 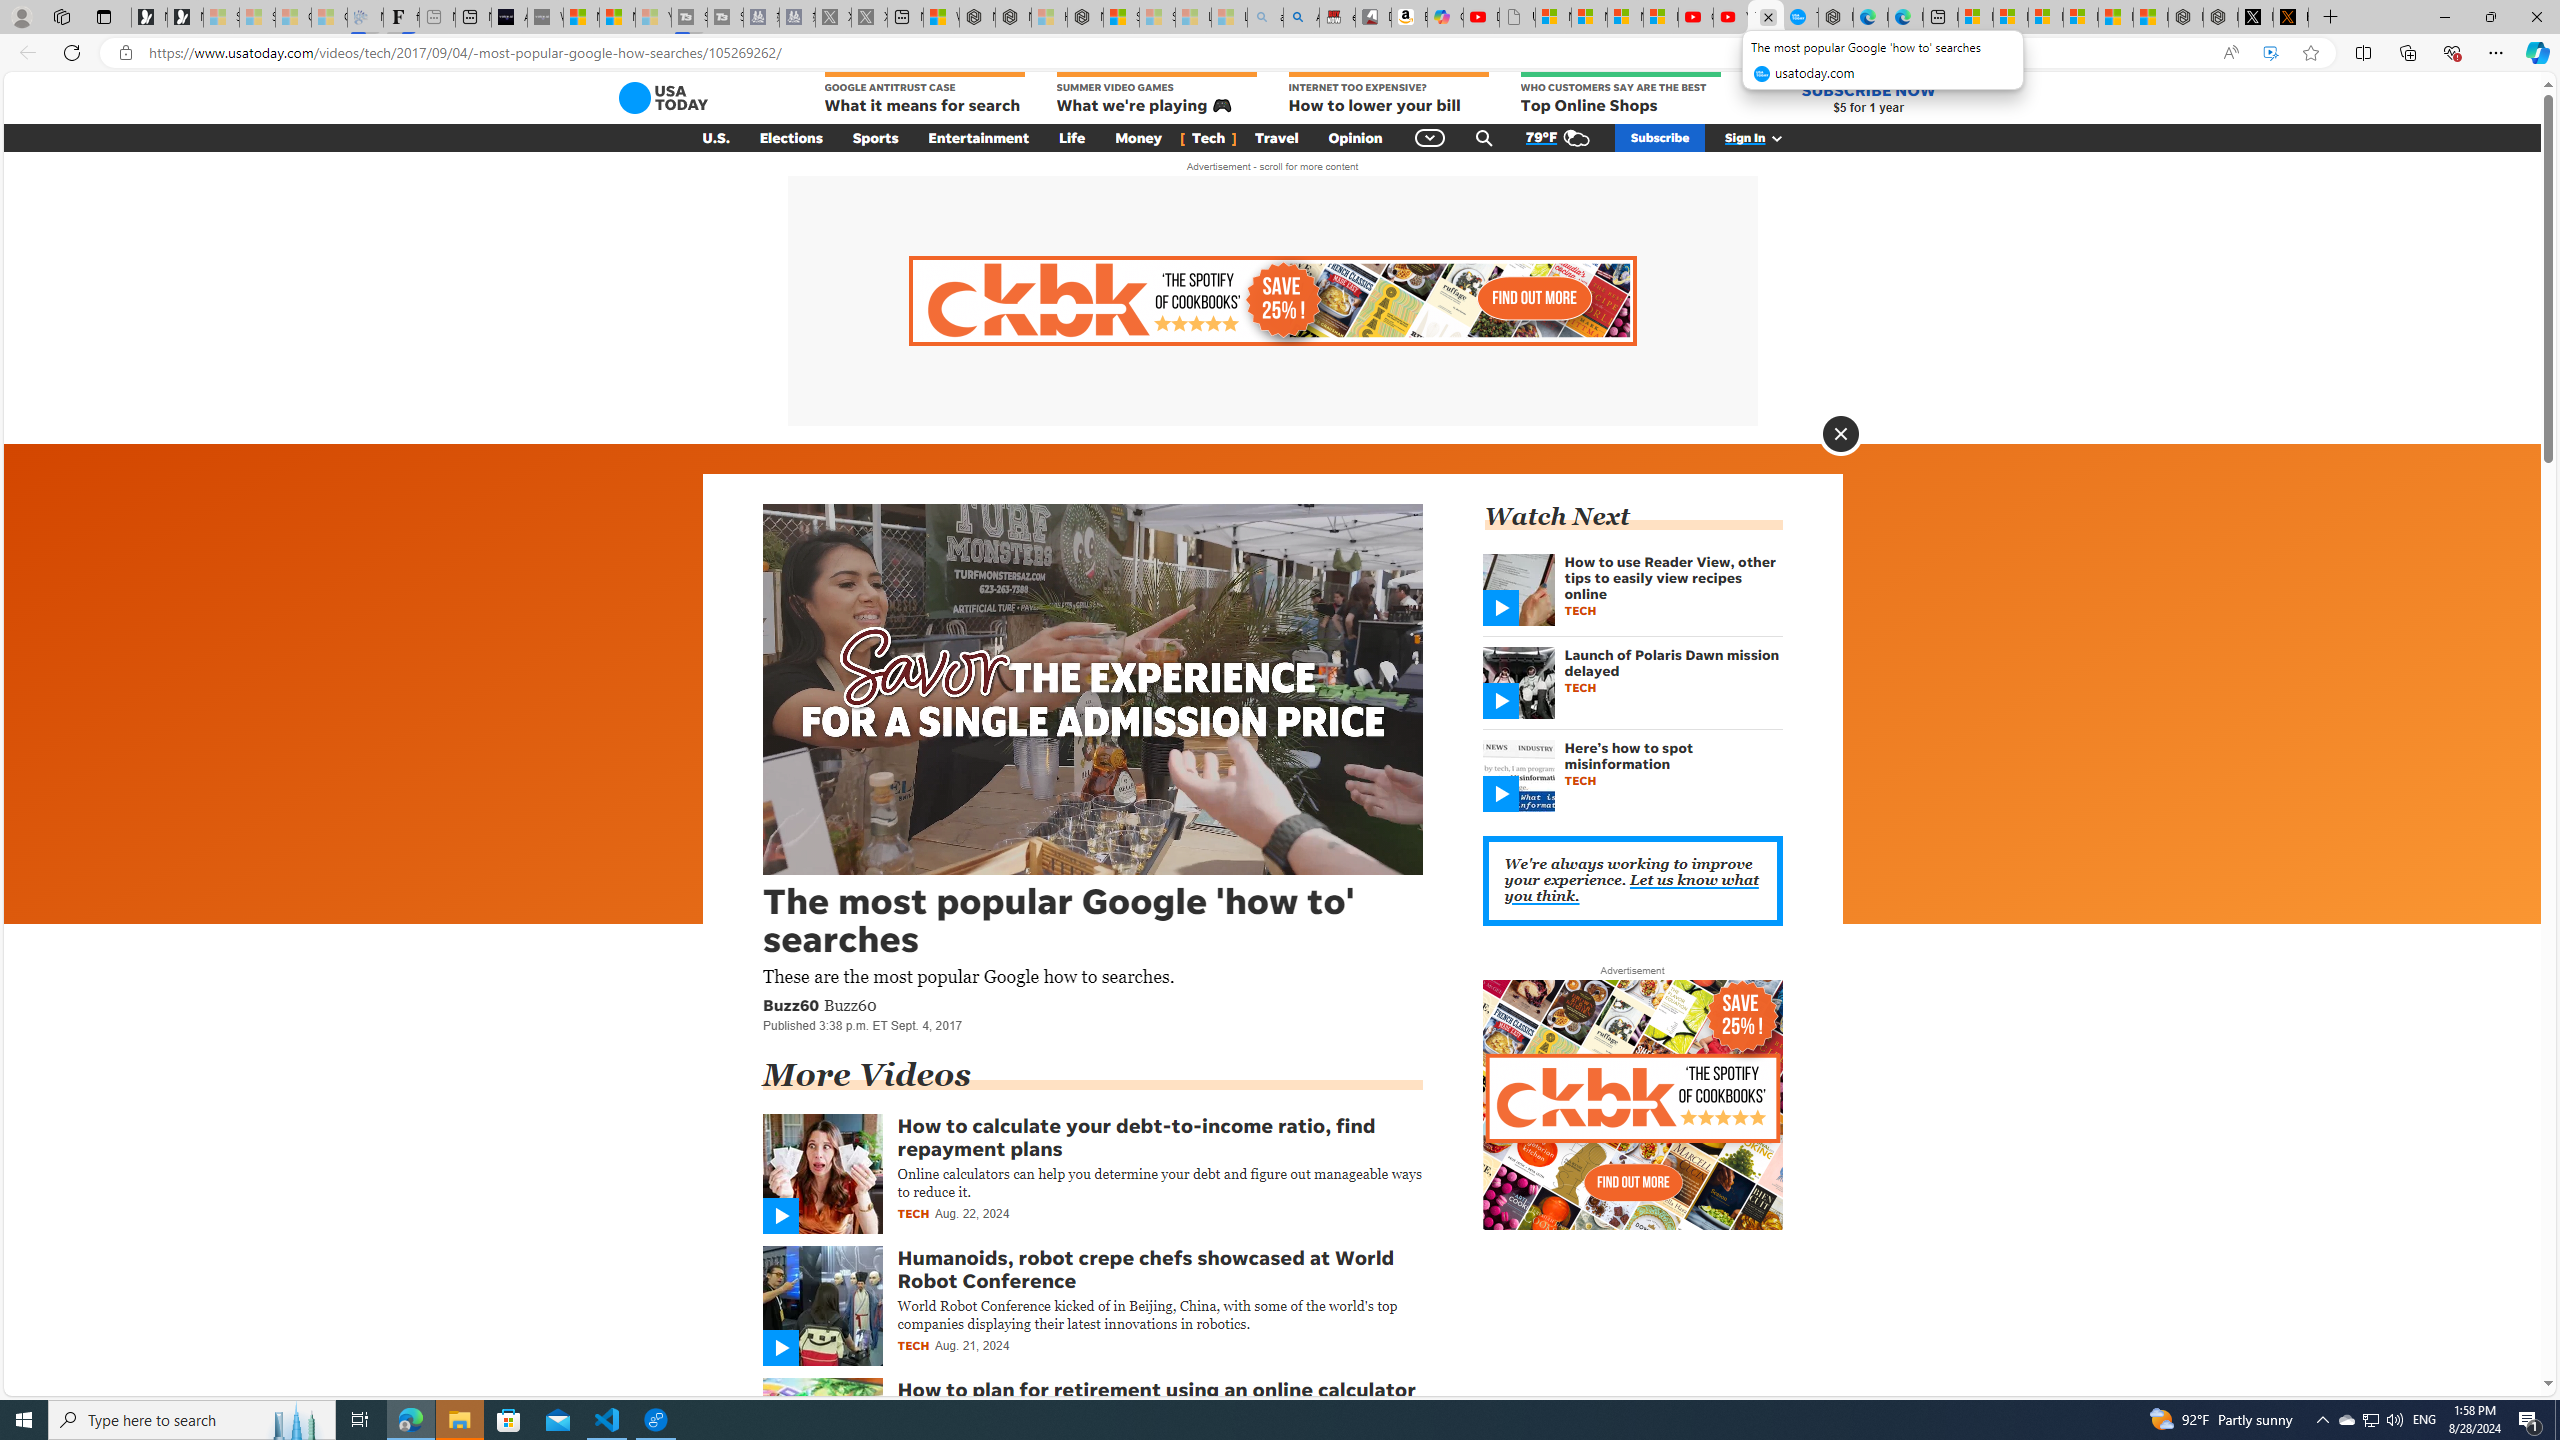 I want to click on 'Nordace (@NordaceOfficial) / X', so click(x=2254, y=16).